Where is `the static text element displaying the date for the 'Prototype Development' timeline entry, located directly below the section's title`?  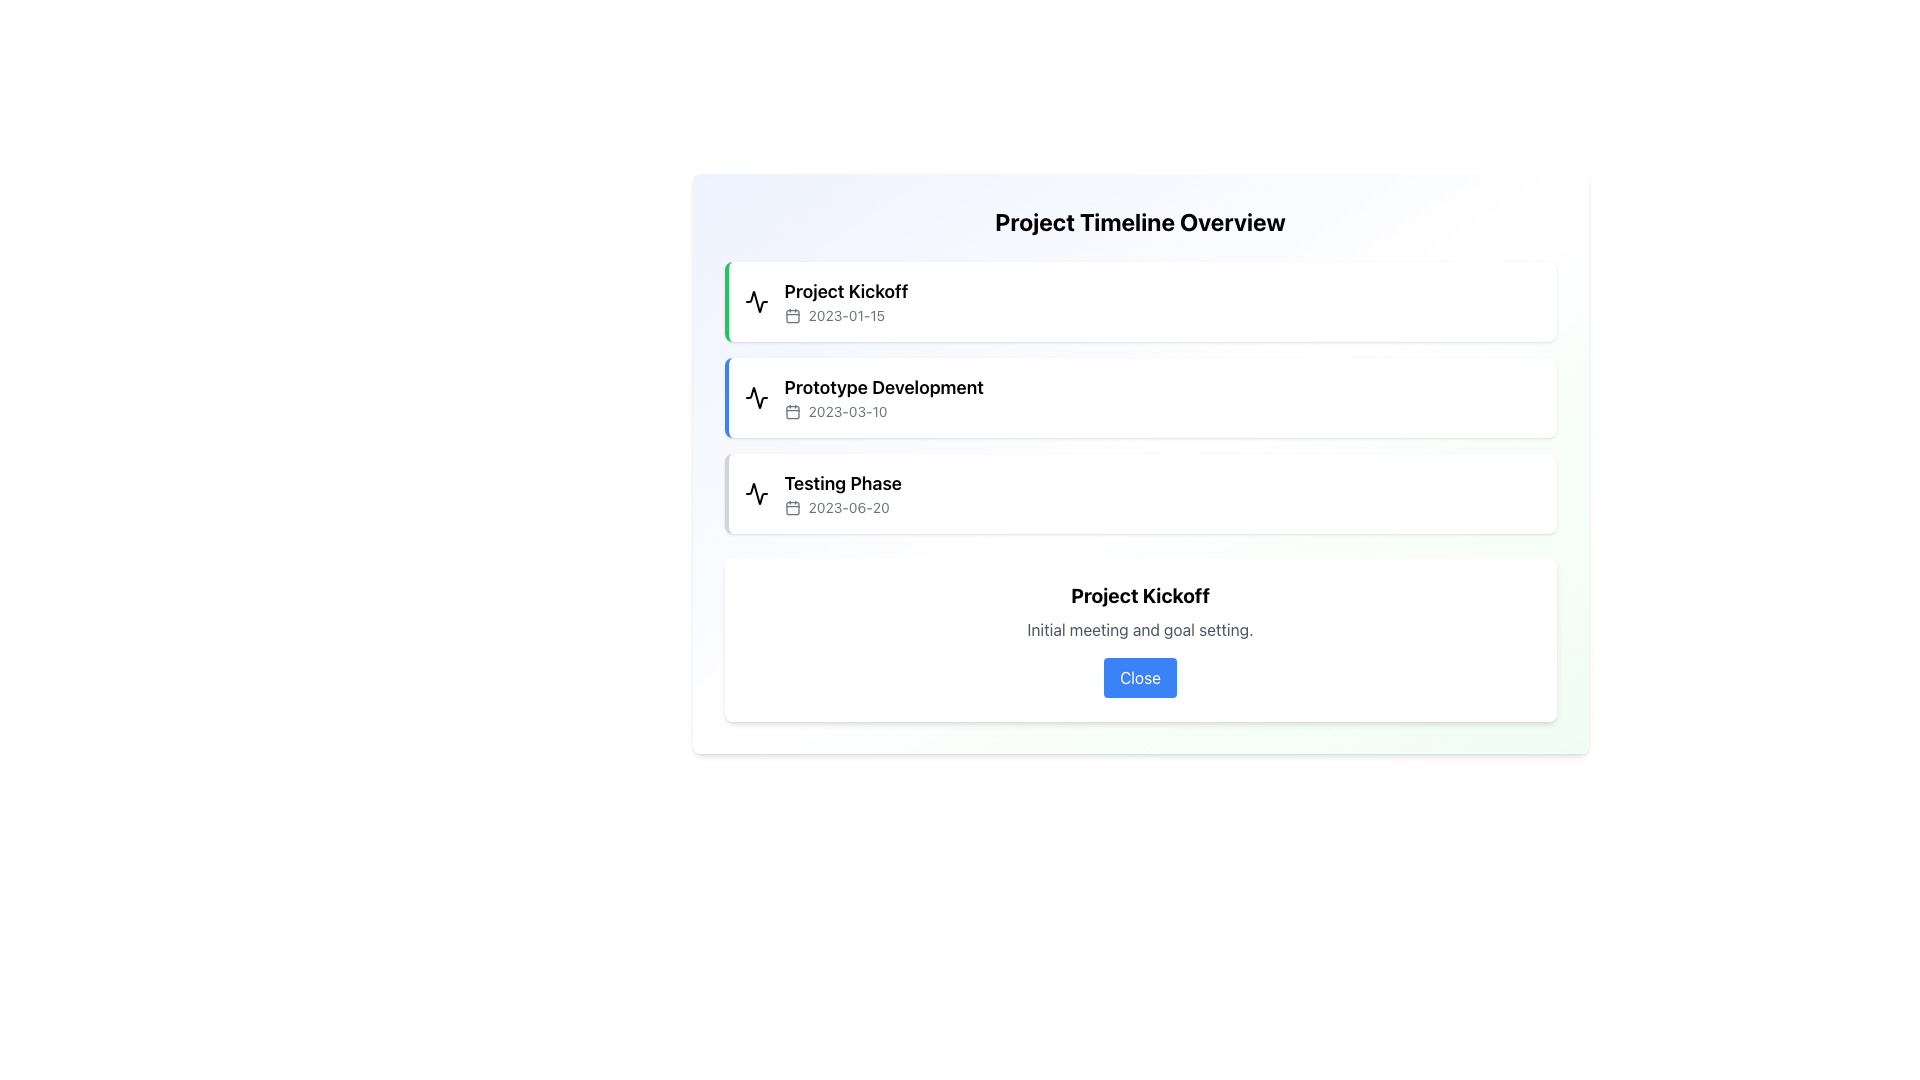 the static text element displaying the date for the 'Prototype Development' timeline entry, located directly below the section's title is located at coordinates (883, 411).